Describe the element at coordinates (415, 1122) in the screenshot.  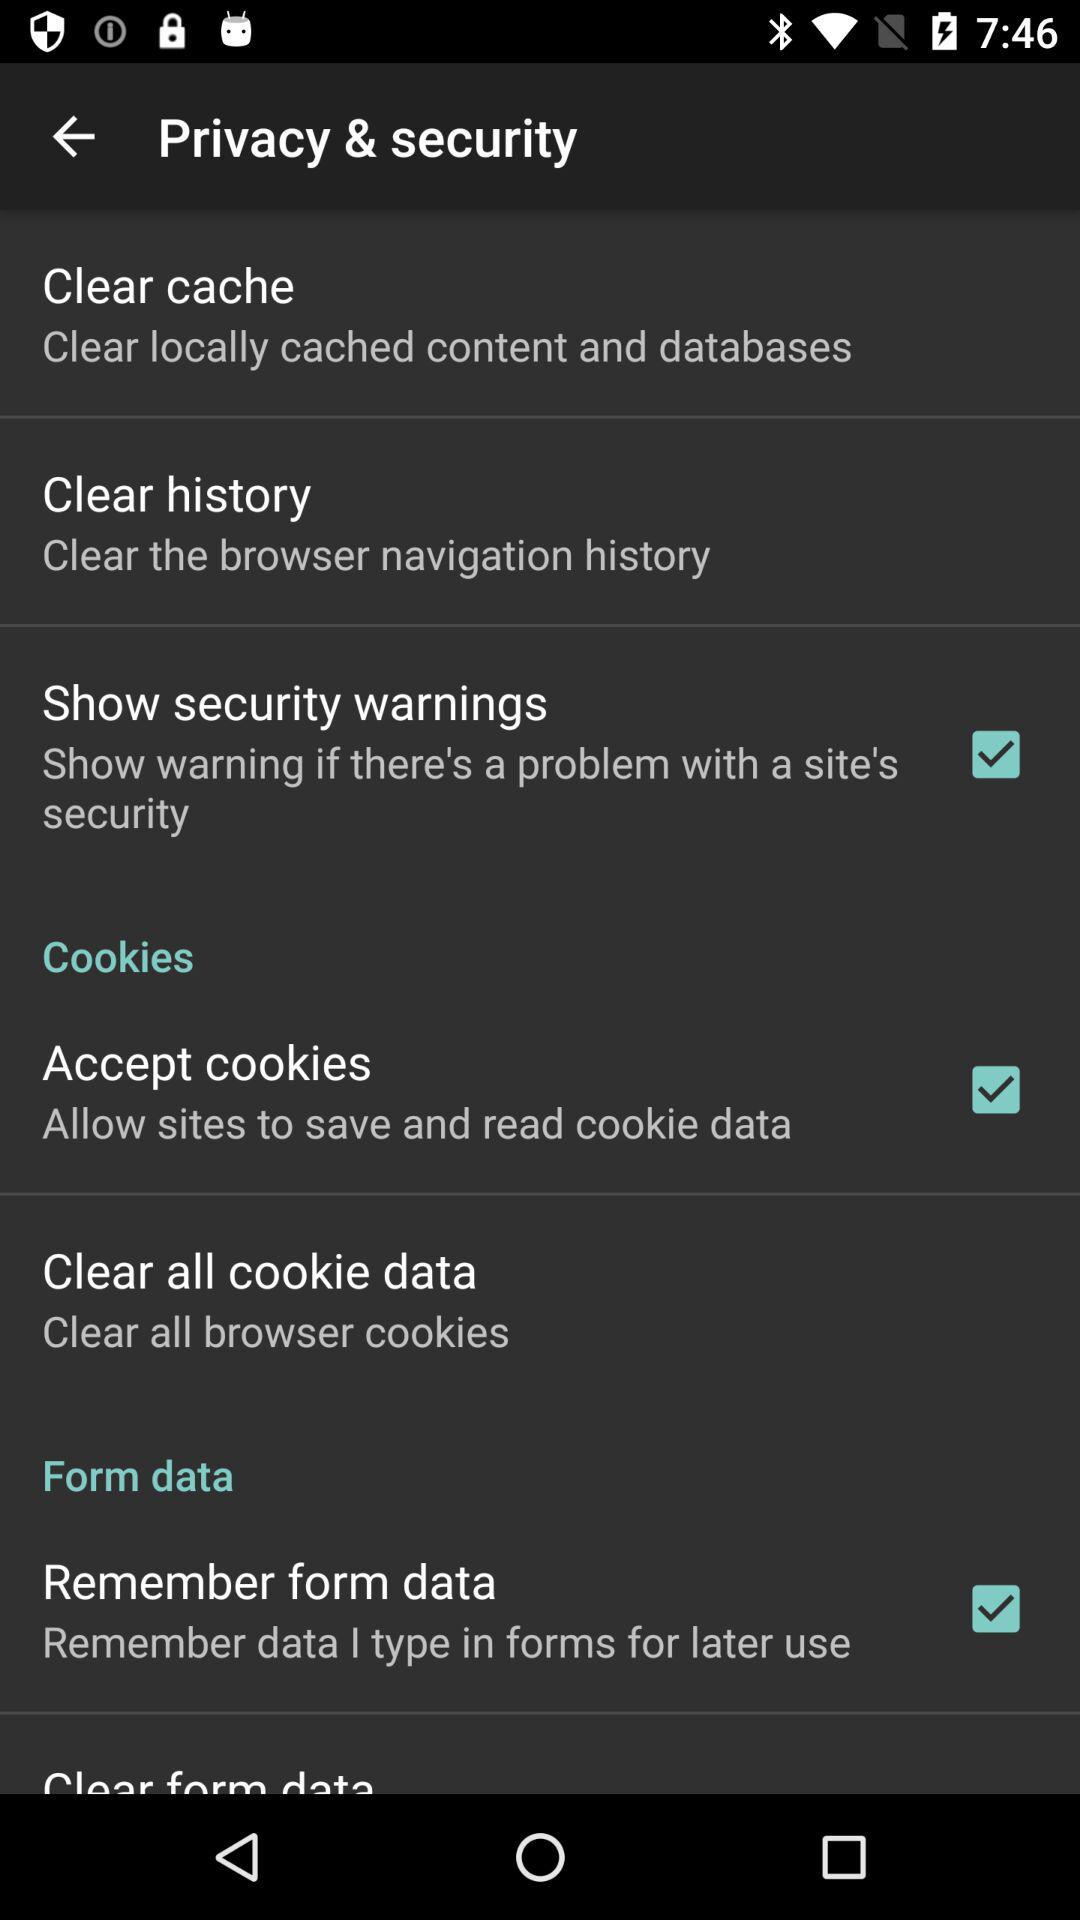
I see `the allow sites to item` at that location.